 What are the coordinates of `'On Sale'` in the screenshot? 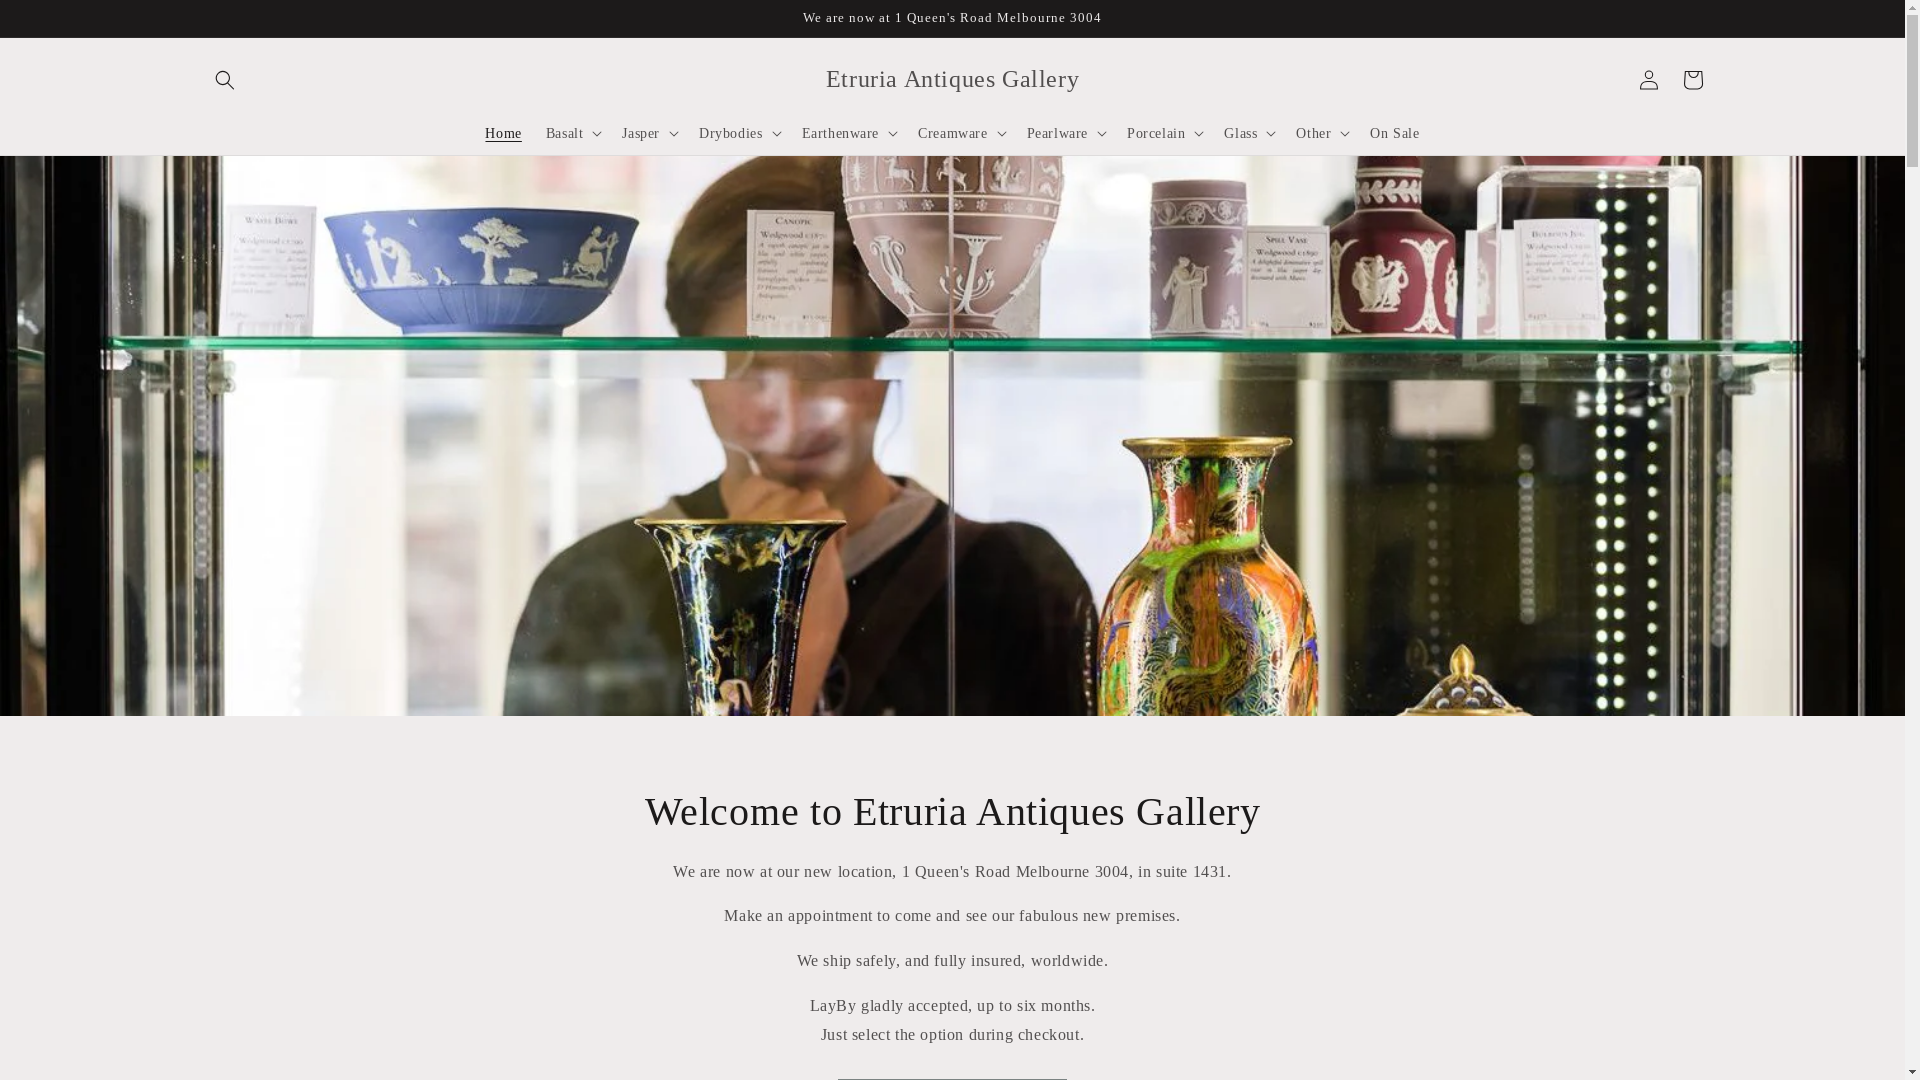 It's located at (1393, 132).